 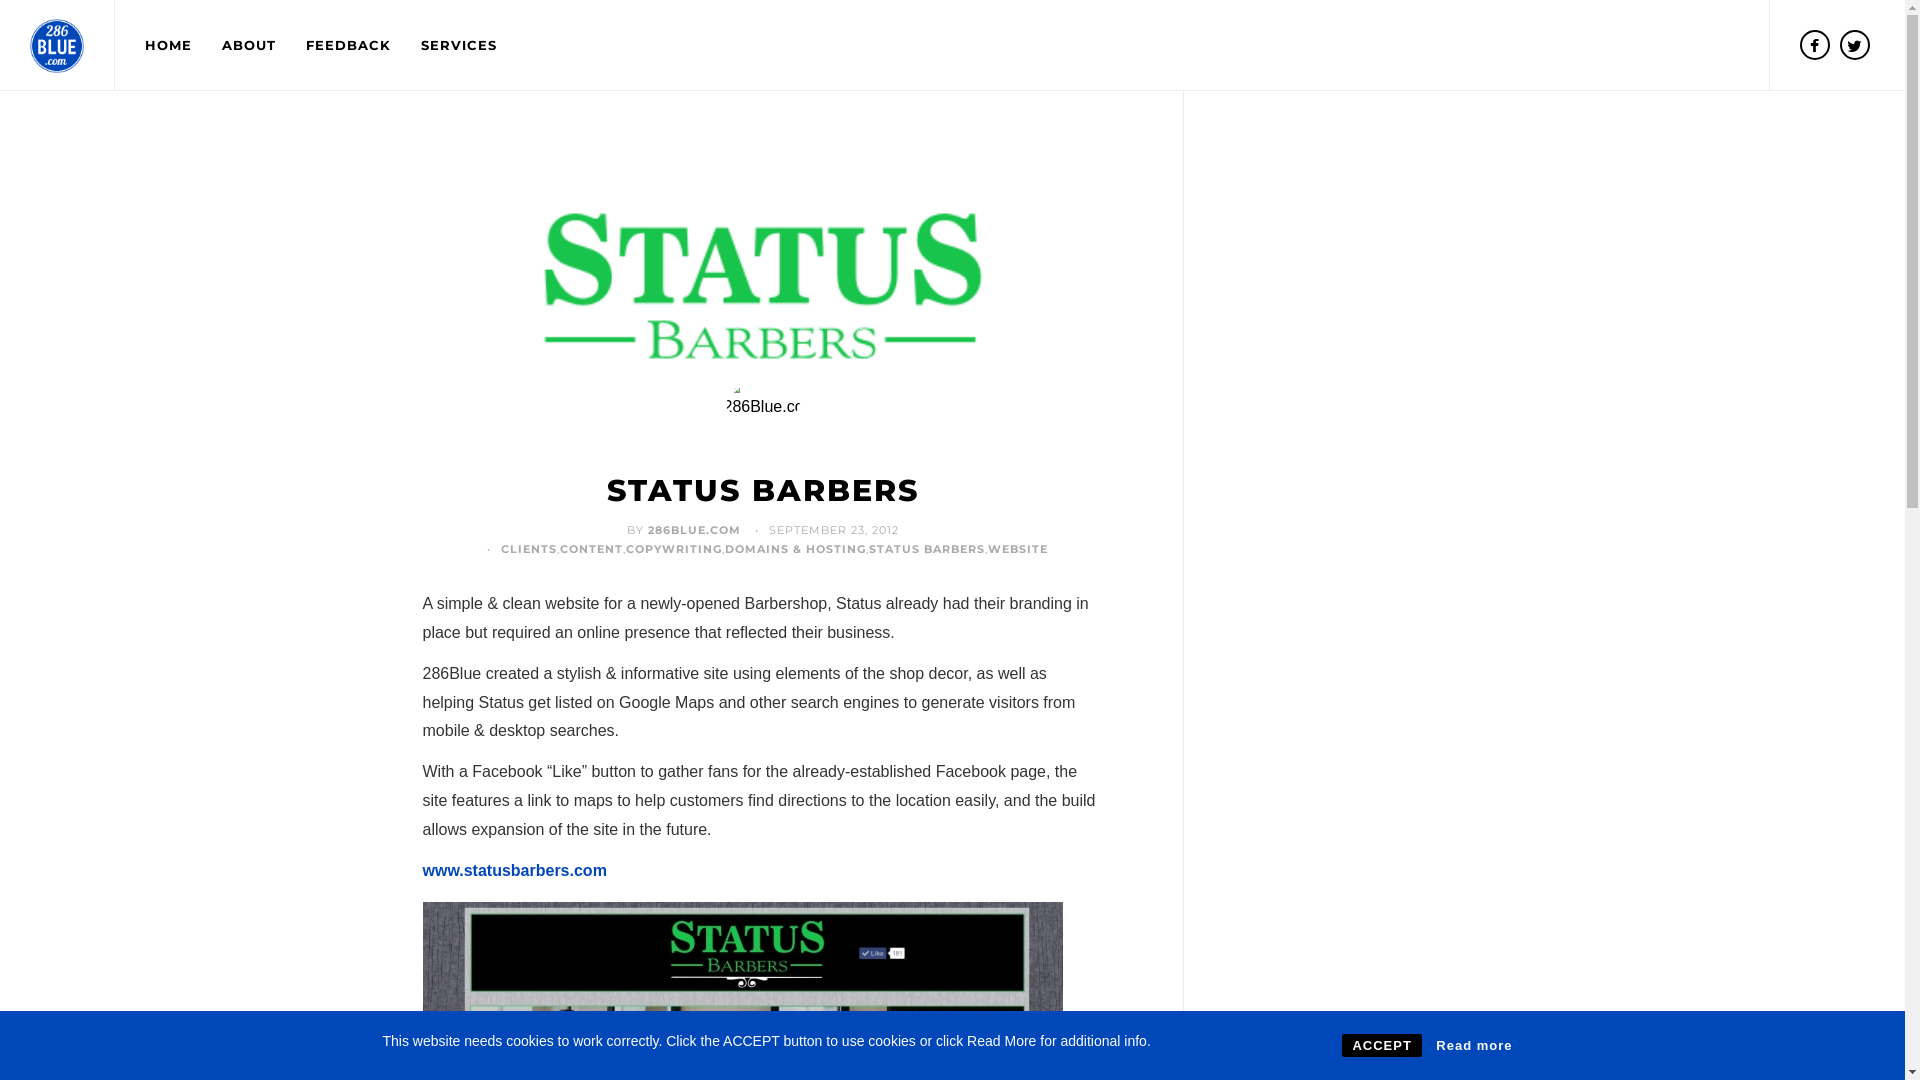 I want to click on 'SERVICES', so click(x=405, y=45).